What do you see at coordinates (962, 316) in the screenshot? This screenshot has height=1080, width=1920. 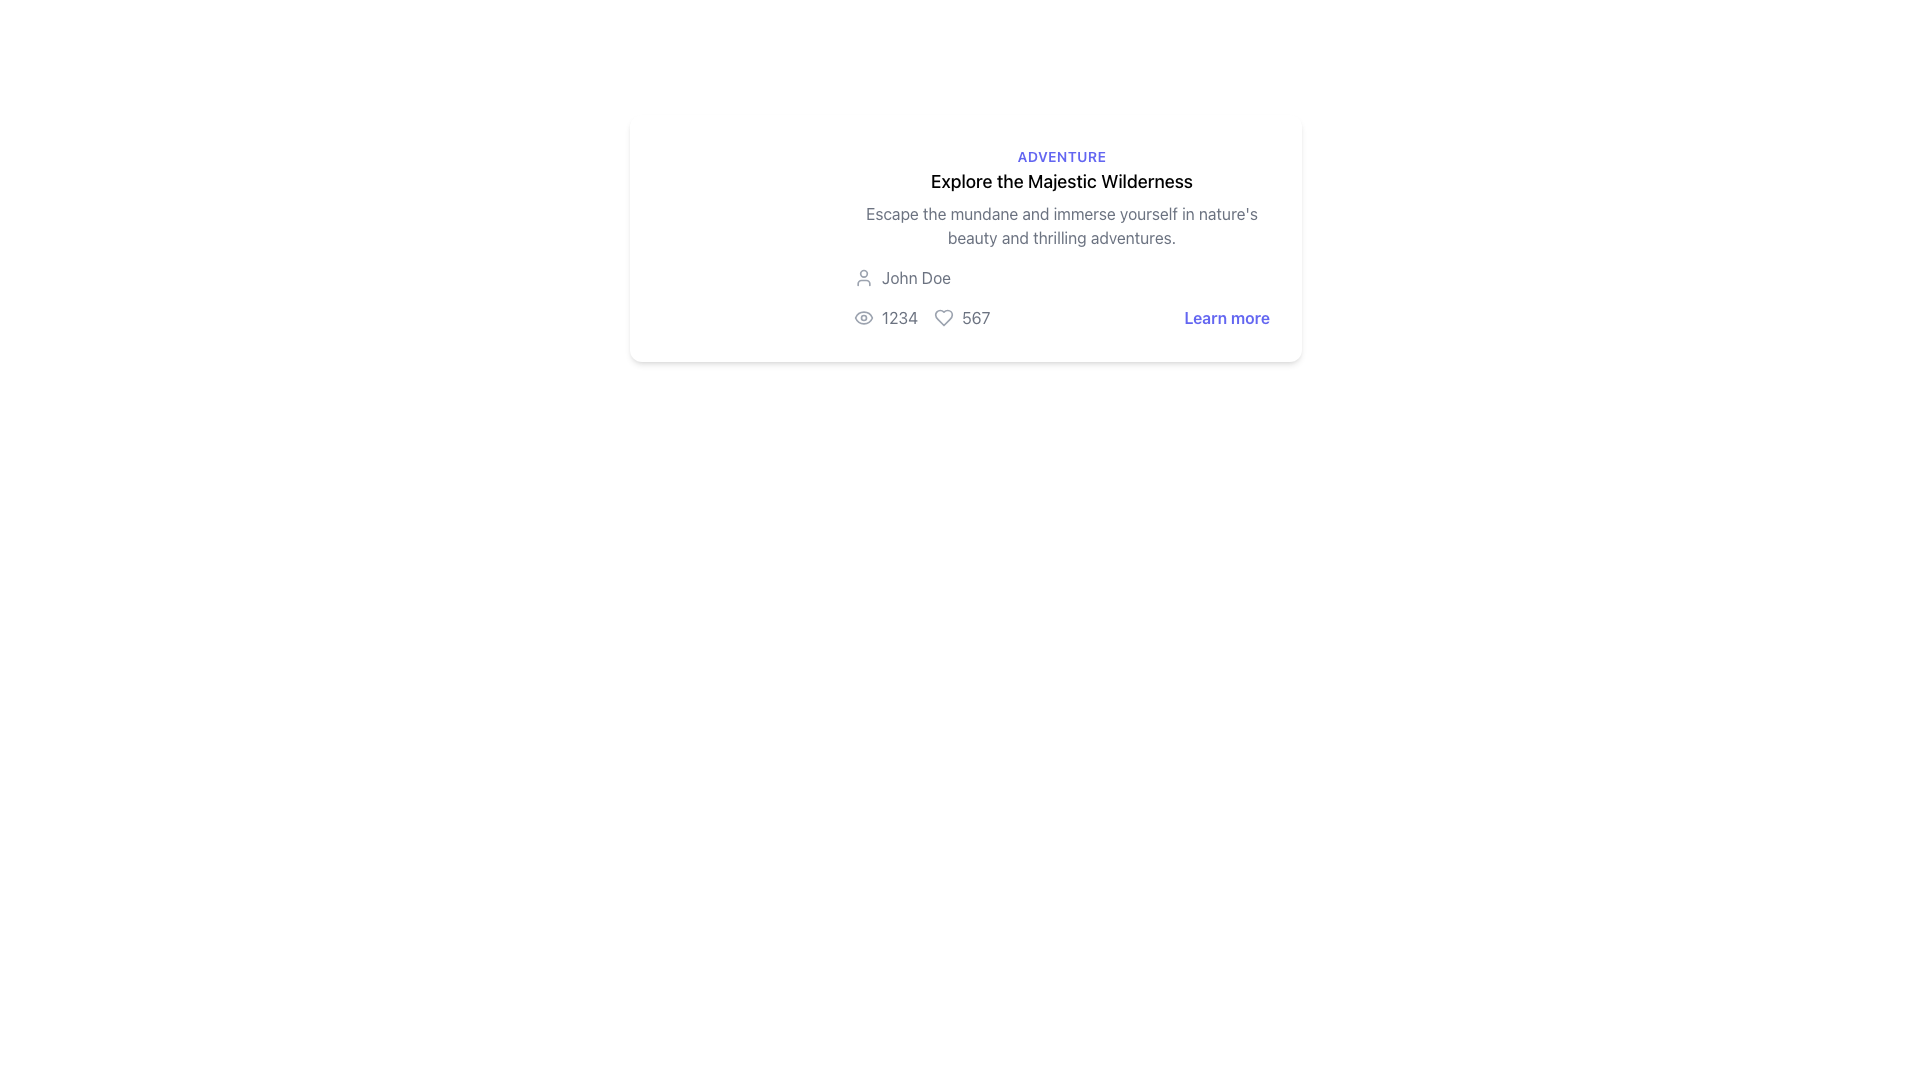 I see `the numerical text label '567' styled in gray, which is paired with a heart icon, located centrally towards the lower part of the card interface` at bounding box center [962, 316].